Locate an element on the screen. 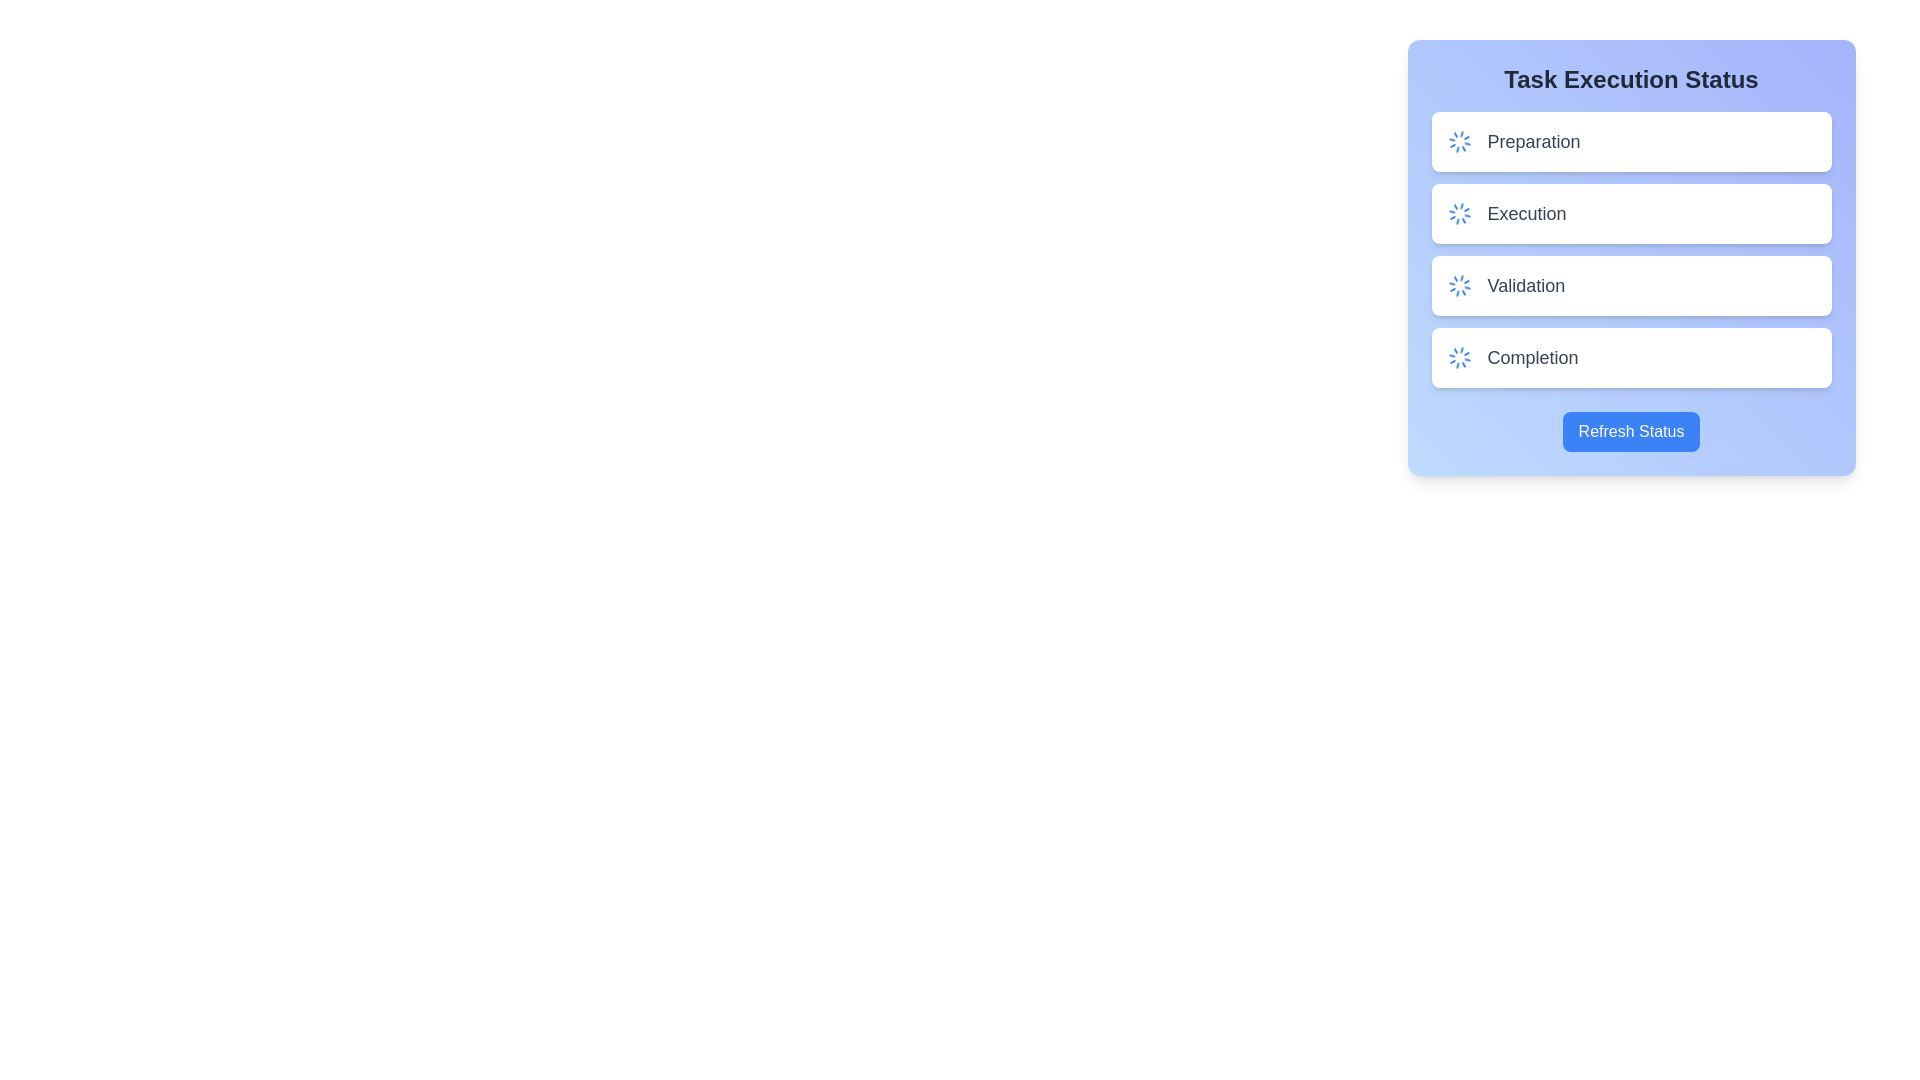 The image size is (1920, 1080). the text label reading 'Preparation', which is styled with a medium font size and gray color, positioned as the first item within a vertically stacked list in the task execution status panel is located at coordinates (1533, 141).